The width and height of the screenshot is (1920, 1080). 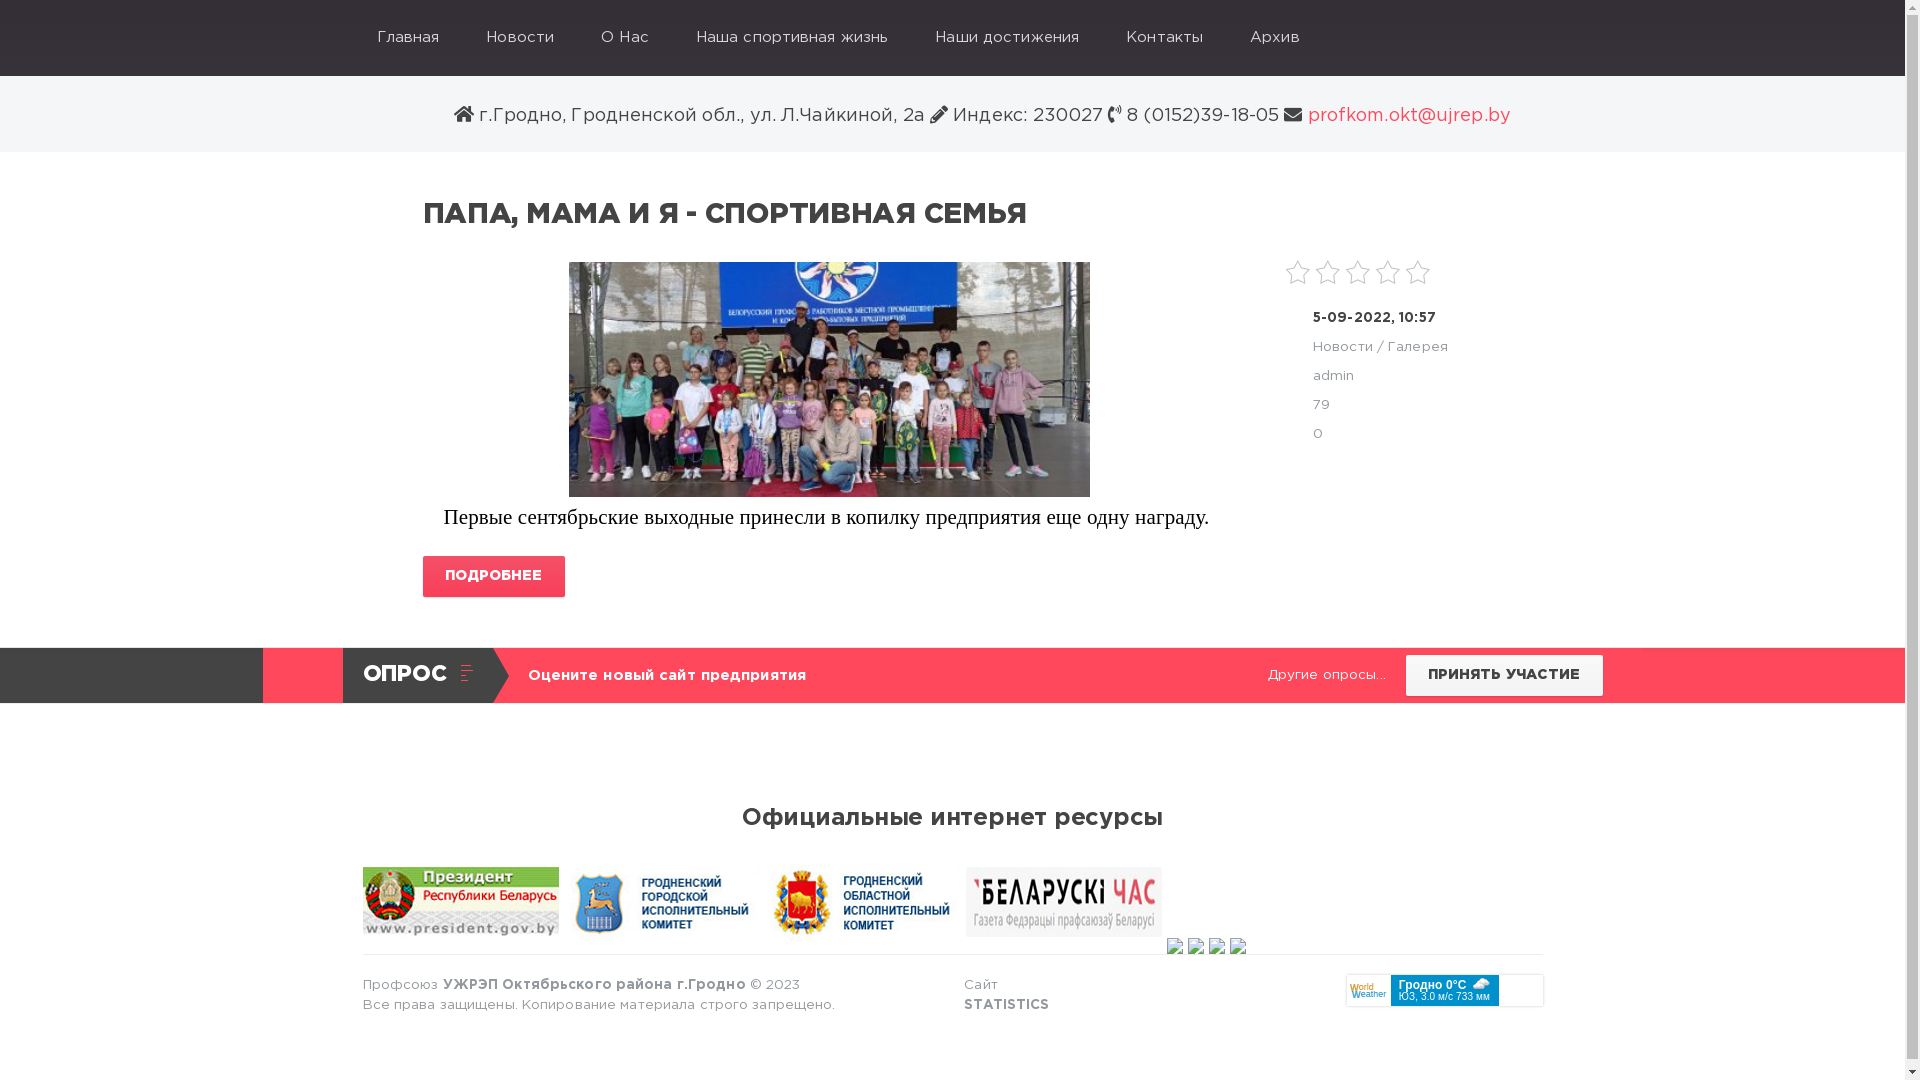 What do you see at coordinates (1386, 272) in the screenshot?
I see `'4'` at bounding box center [1386, 272].